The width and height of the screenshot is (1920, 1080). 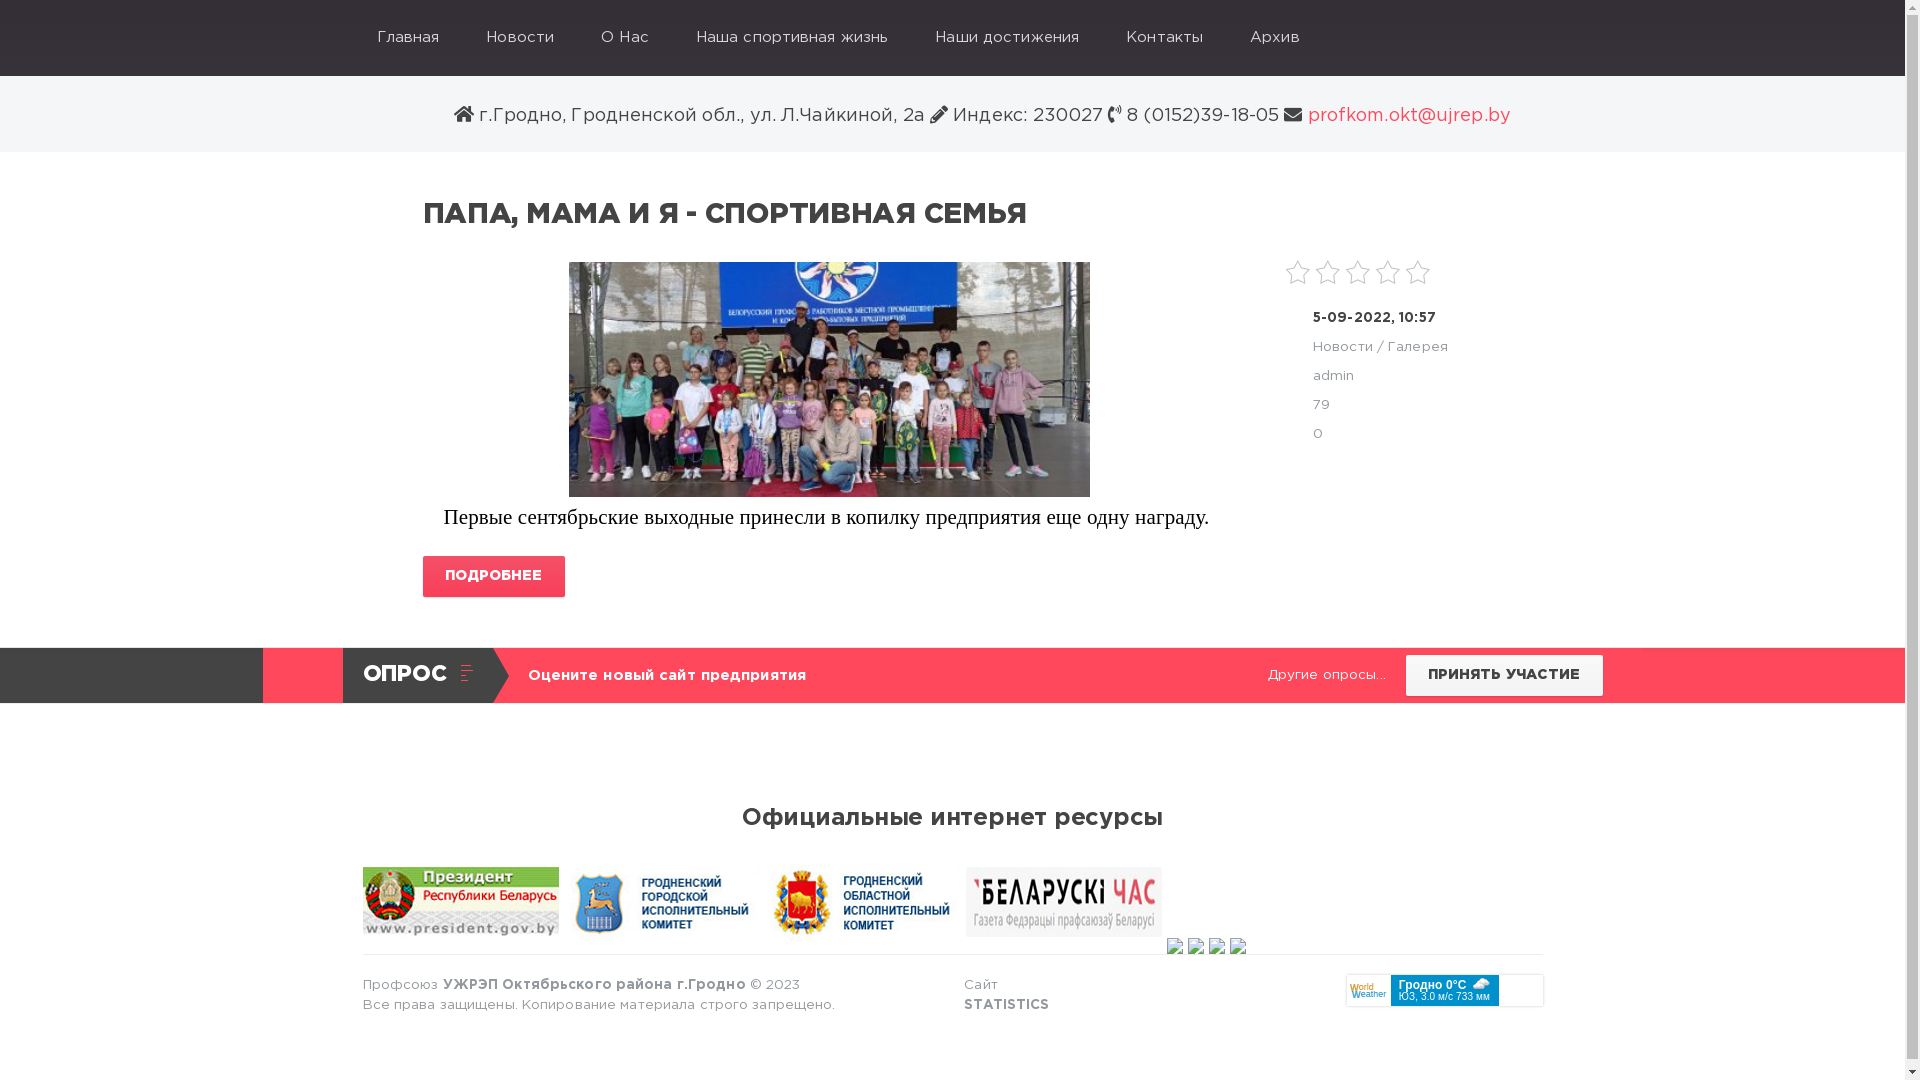 What do you see at coordinates (1386, 272) in the screenshot?
I see `'4'` at bounding box center [1386, 272].